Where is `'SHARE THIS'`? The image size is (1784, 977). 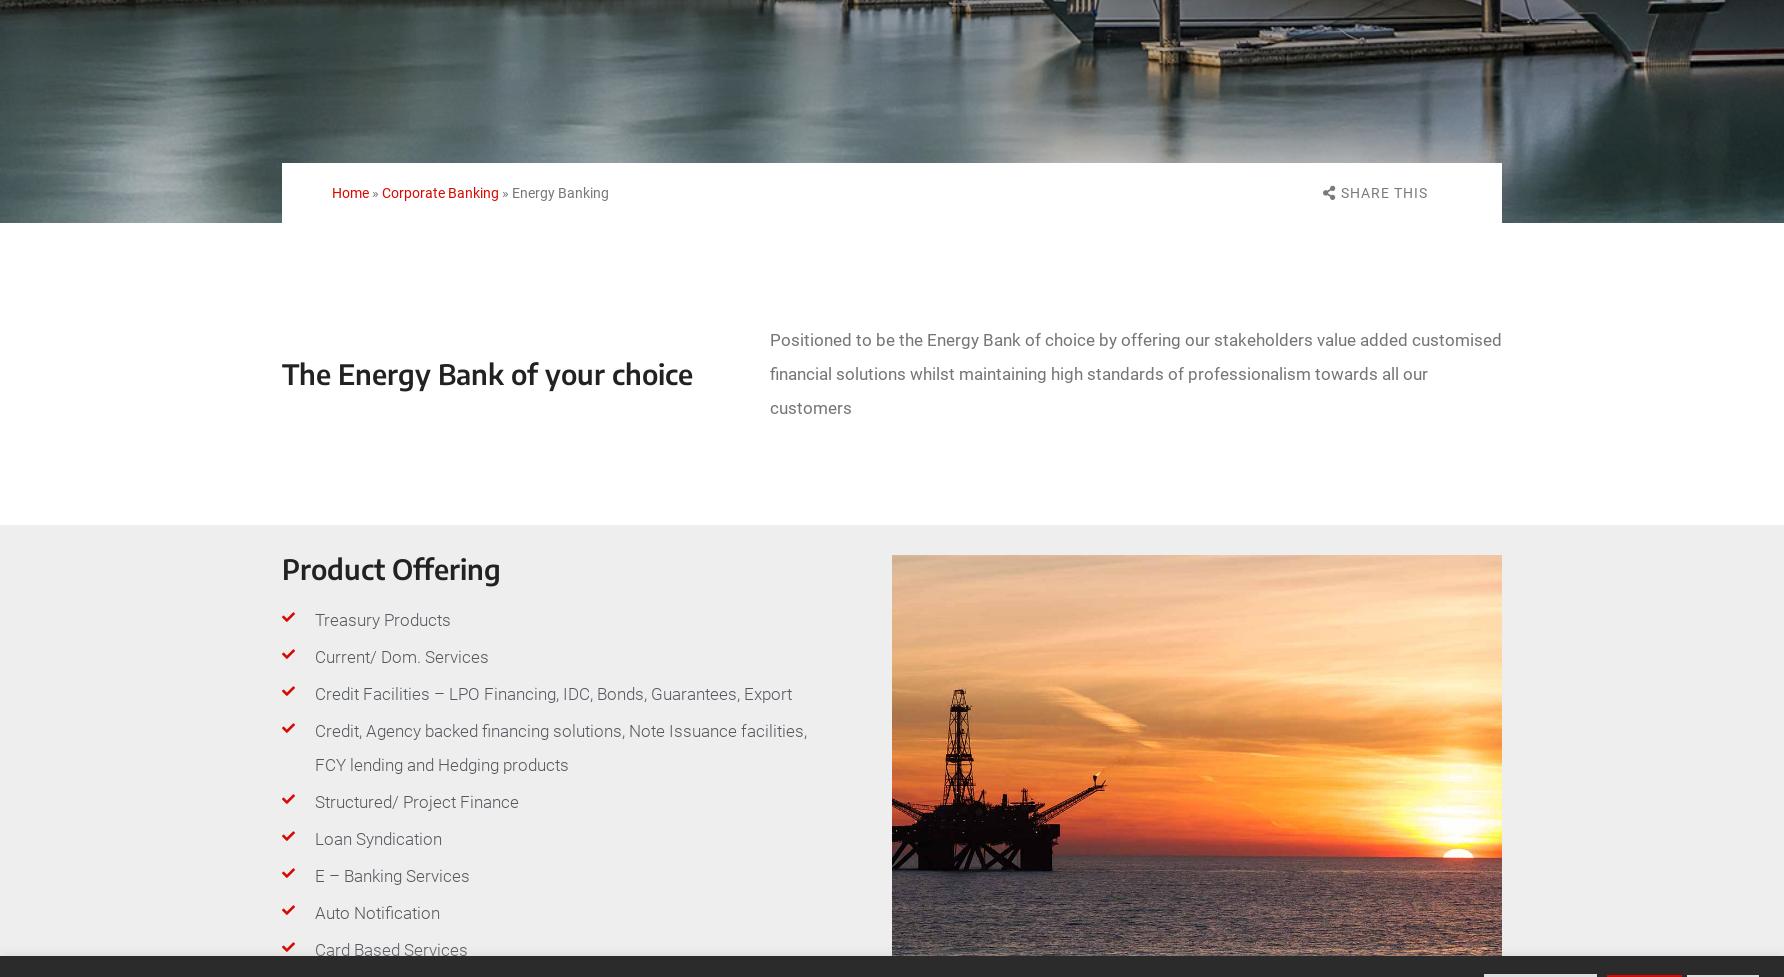 'SHARE THIS' is located at coordinates (1384, 191).